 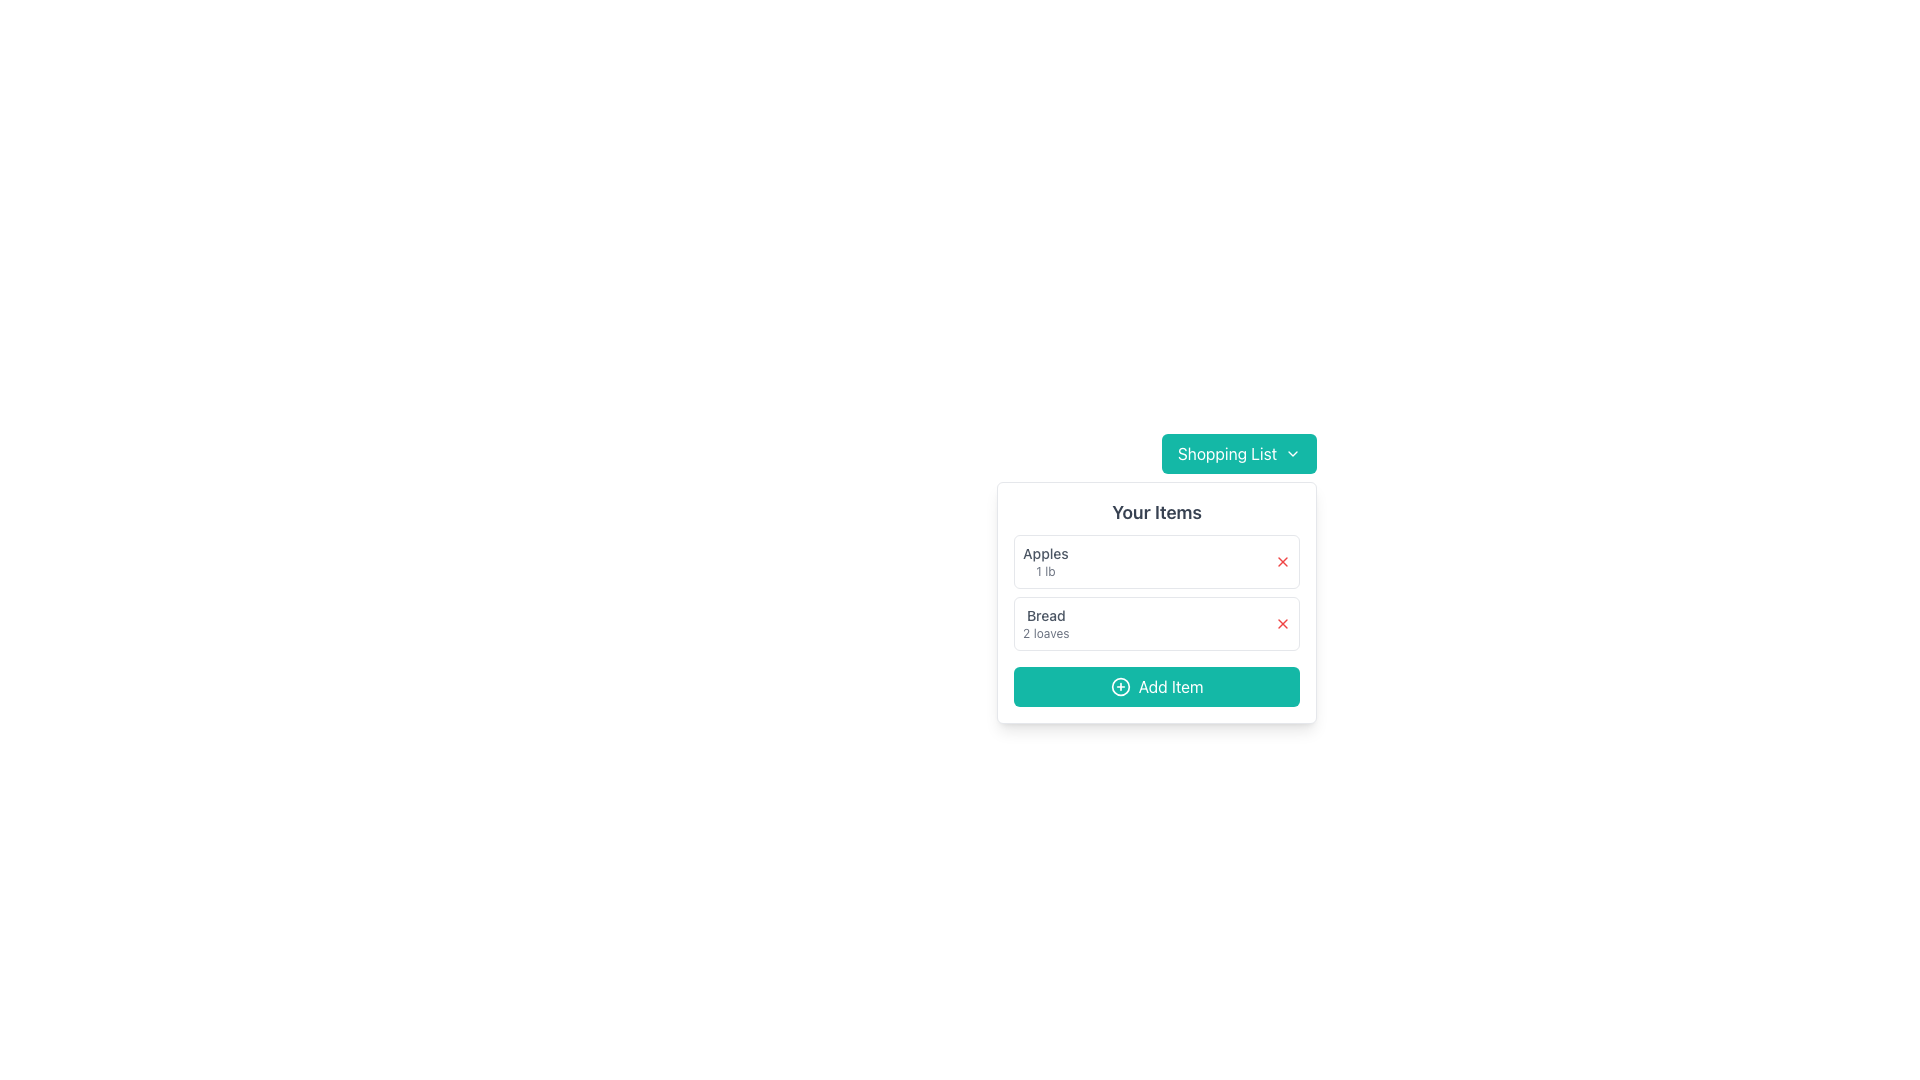 What do you see at coordinates (1045, 633) in the screenshot?
I see `the text label that provides additional information about 'Bread' with a quantity of '2 loaves' located in the 'Your Items' section, underneath the text 'Bread.'` at bounding box center [1045, 633].